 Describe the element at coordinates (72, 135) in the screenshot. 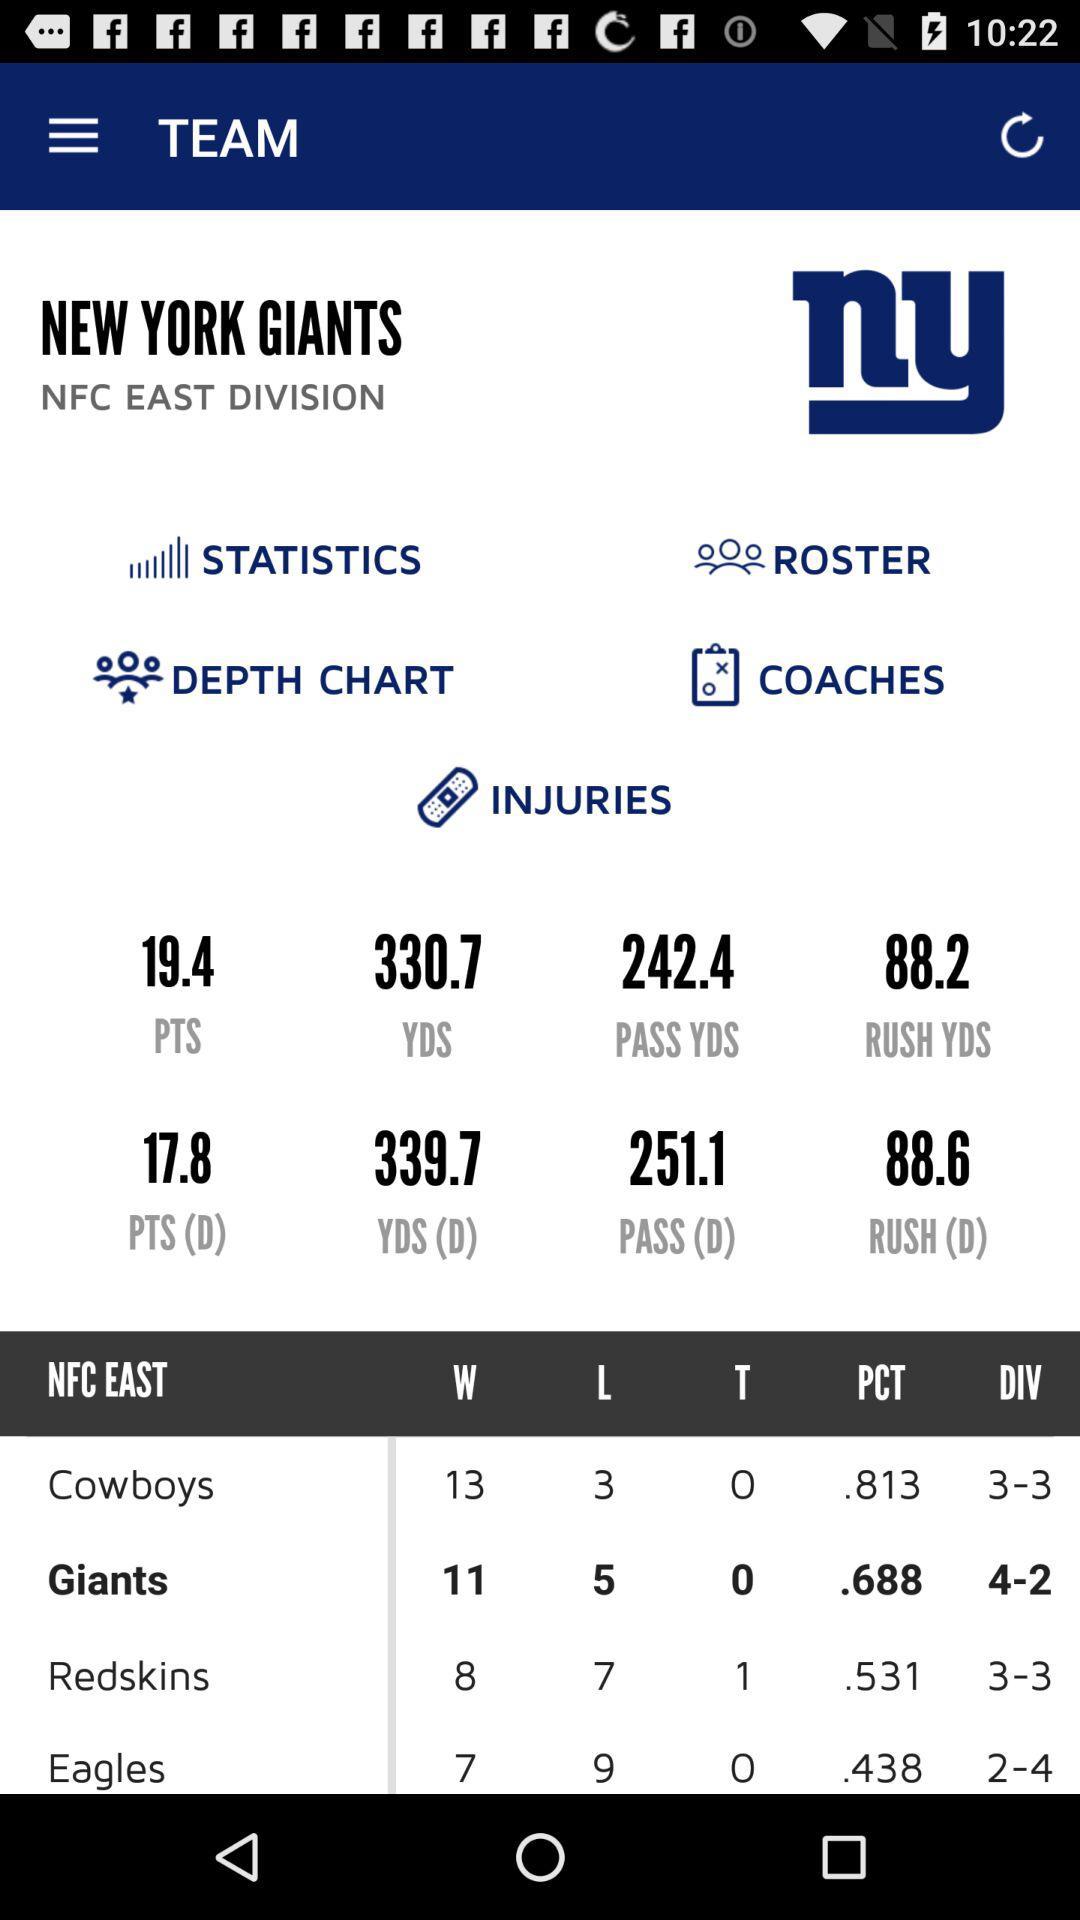

I see `app to the left of the team` at that location.